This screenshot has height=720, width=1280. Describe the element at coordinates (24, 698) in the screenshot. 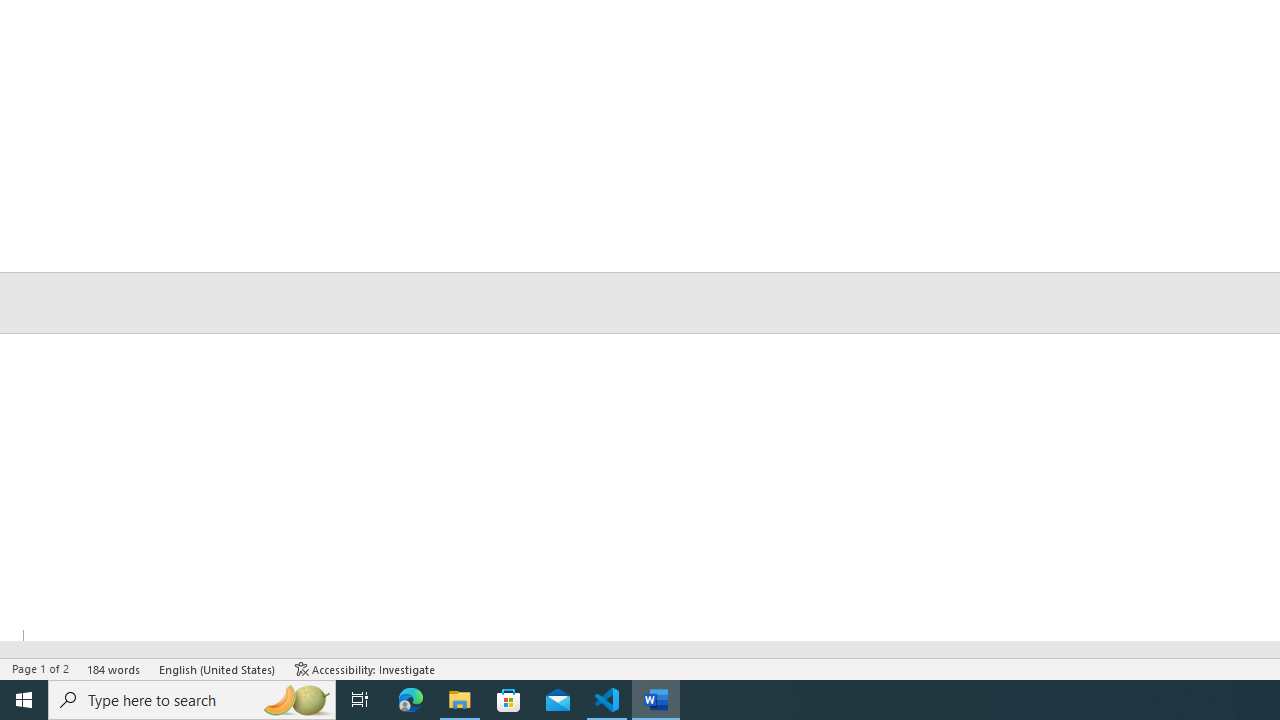

I see `'Start'` at that location.